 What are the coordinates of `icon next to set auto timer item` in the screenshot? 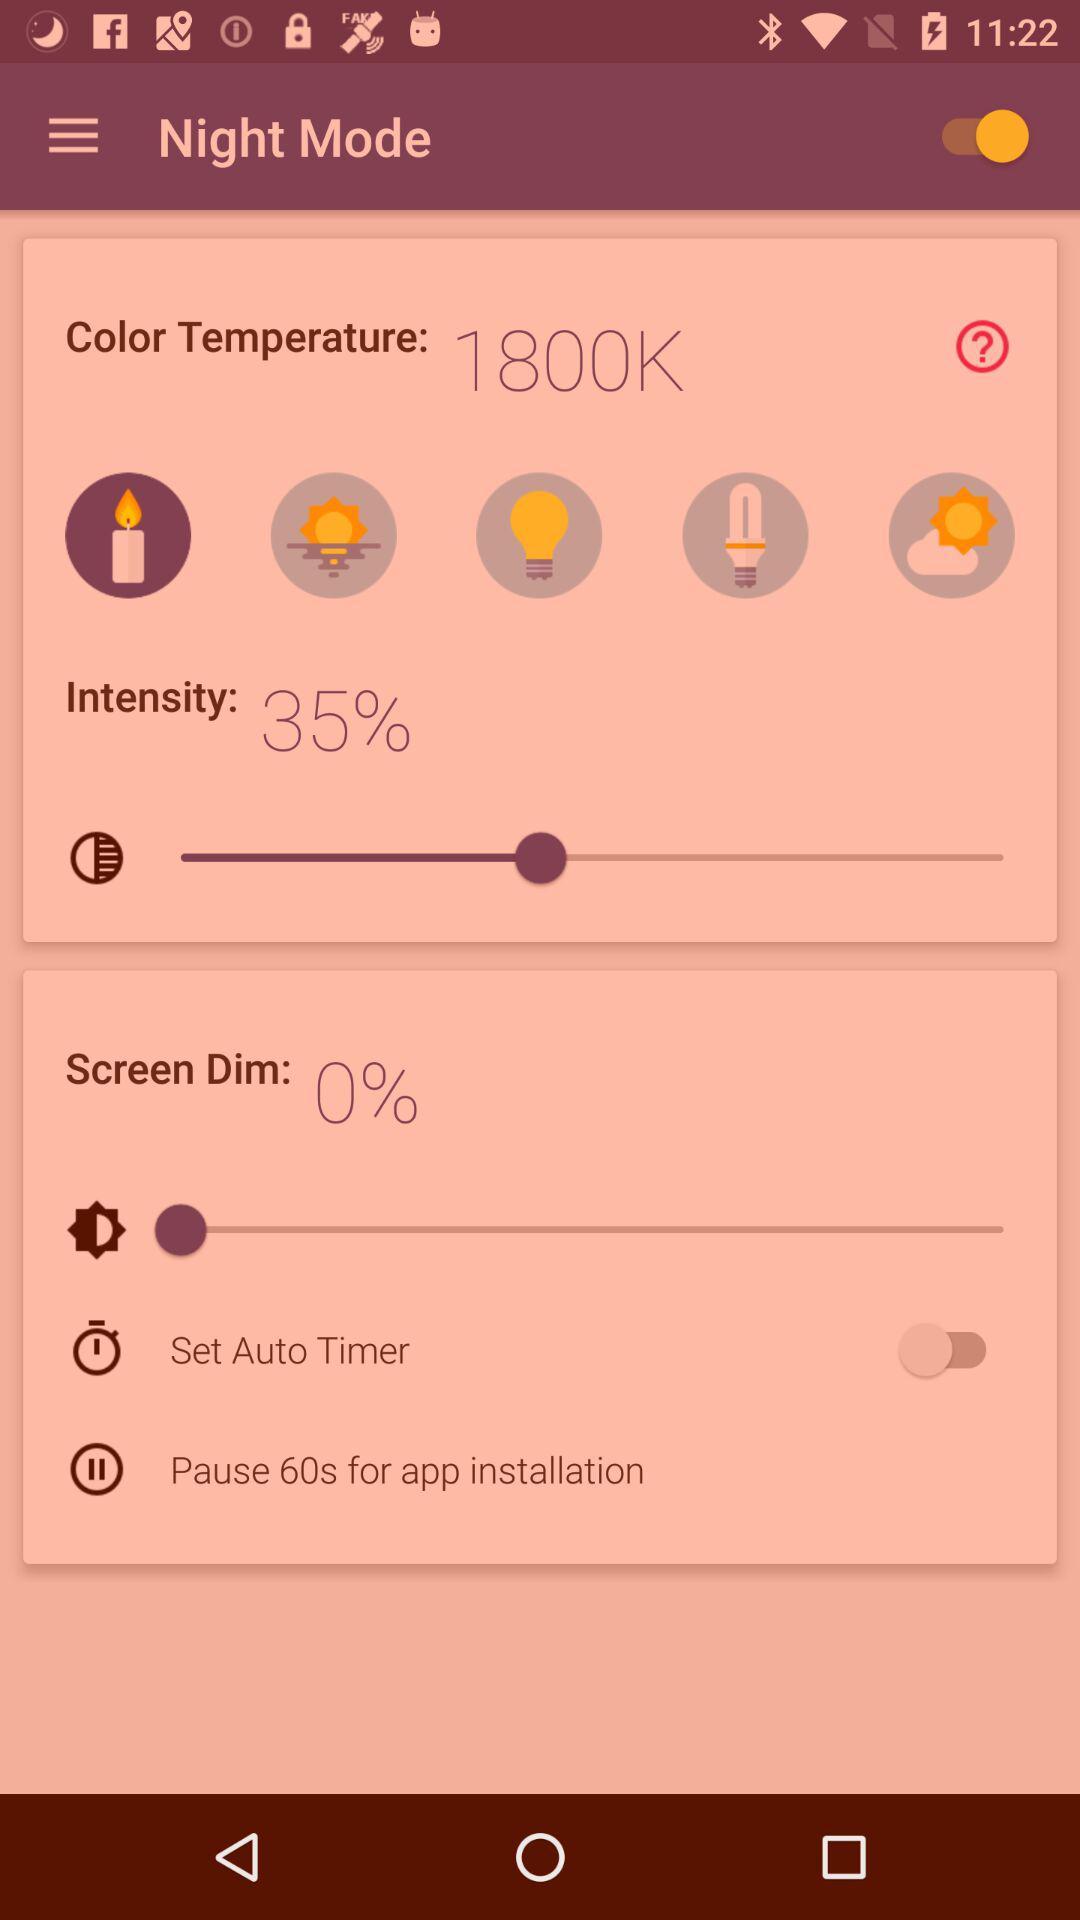 It's located at (951, 1349).